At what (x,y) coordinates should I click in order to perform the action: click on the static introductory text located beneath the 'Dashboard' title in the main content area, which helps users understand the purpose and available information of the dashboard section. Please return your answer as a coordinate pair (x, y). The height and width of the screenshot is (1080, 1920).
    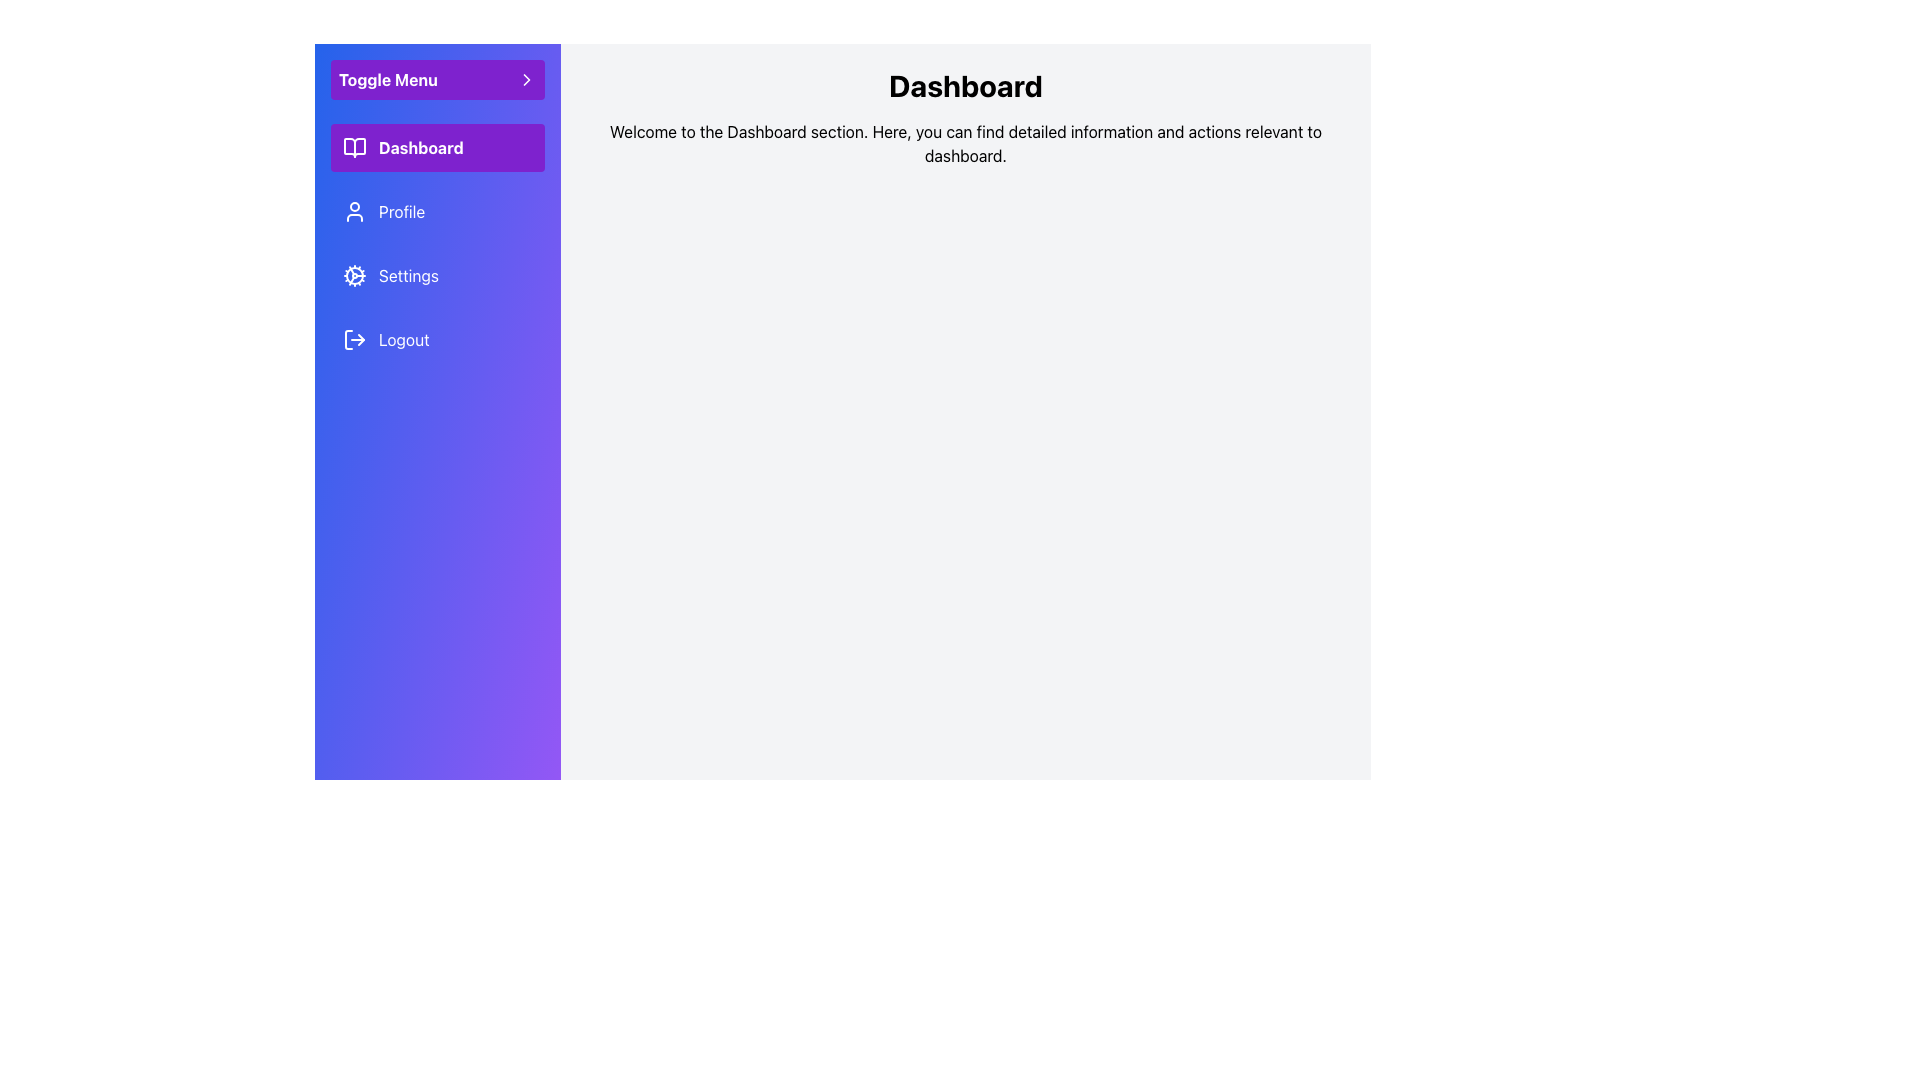
    Looking at the image, I should click on (965, 142).